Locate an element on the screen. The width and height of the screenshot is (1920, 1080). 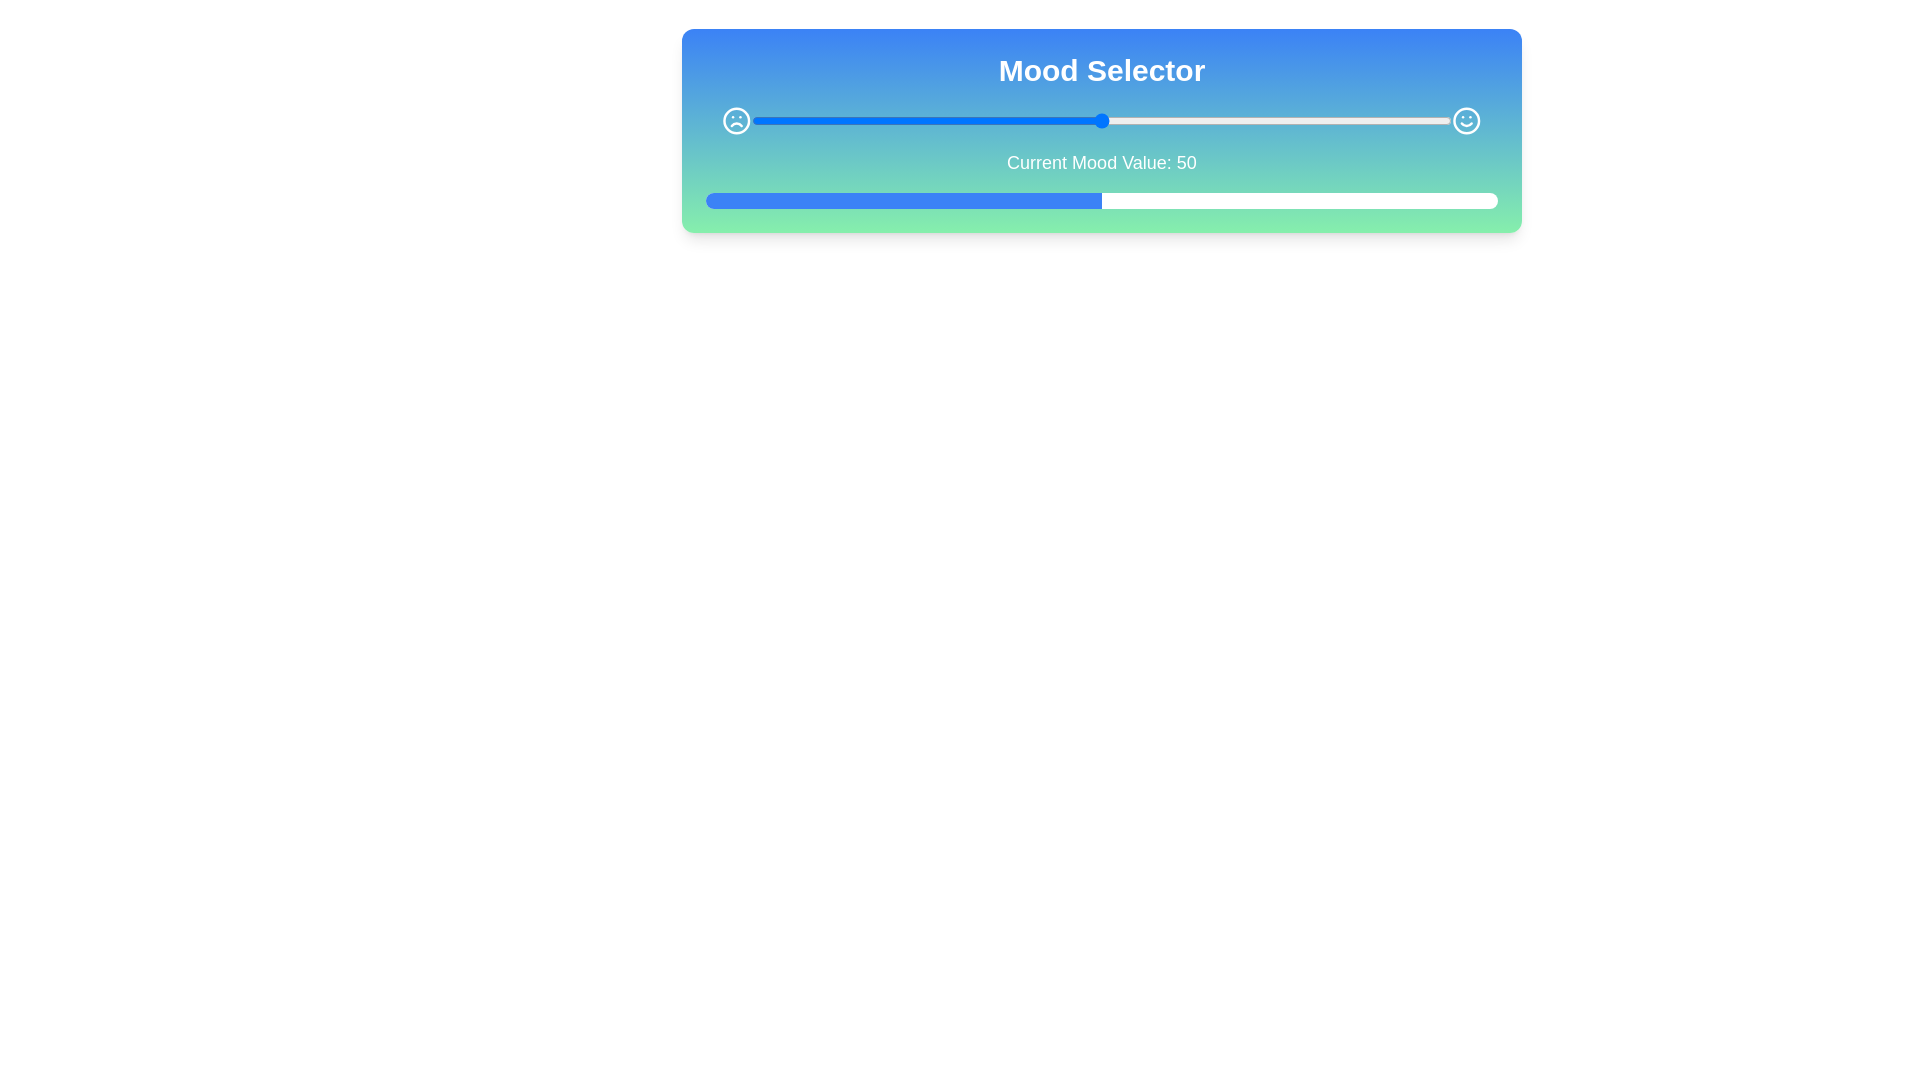
the mood slider is located at coordinates (883, 120).